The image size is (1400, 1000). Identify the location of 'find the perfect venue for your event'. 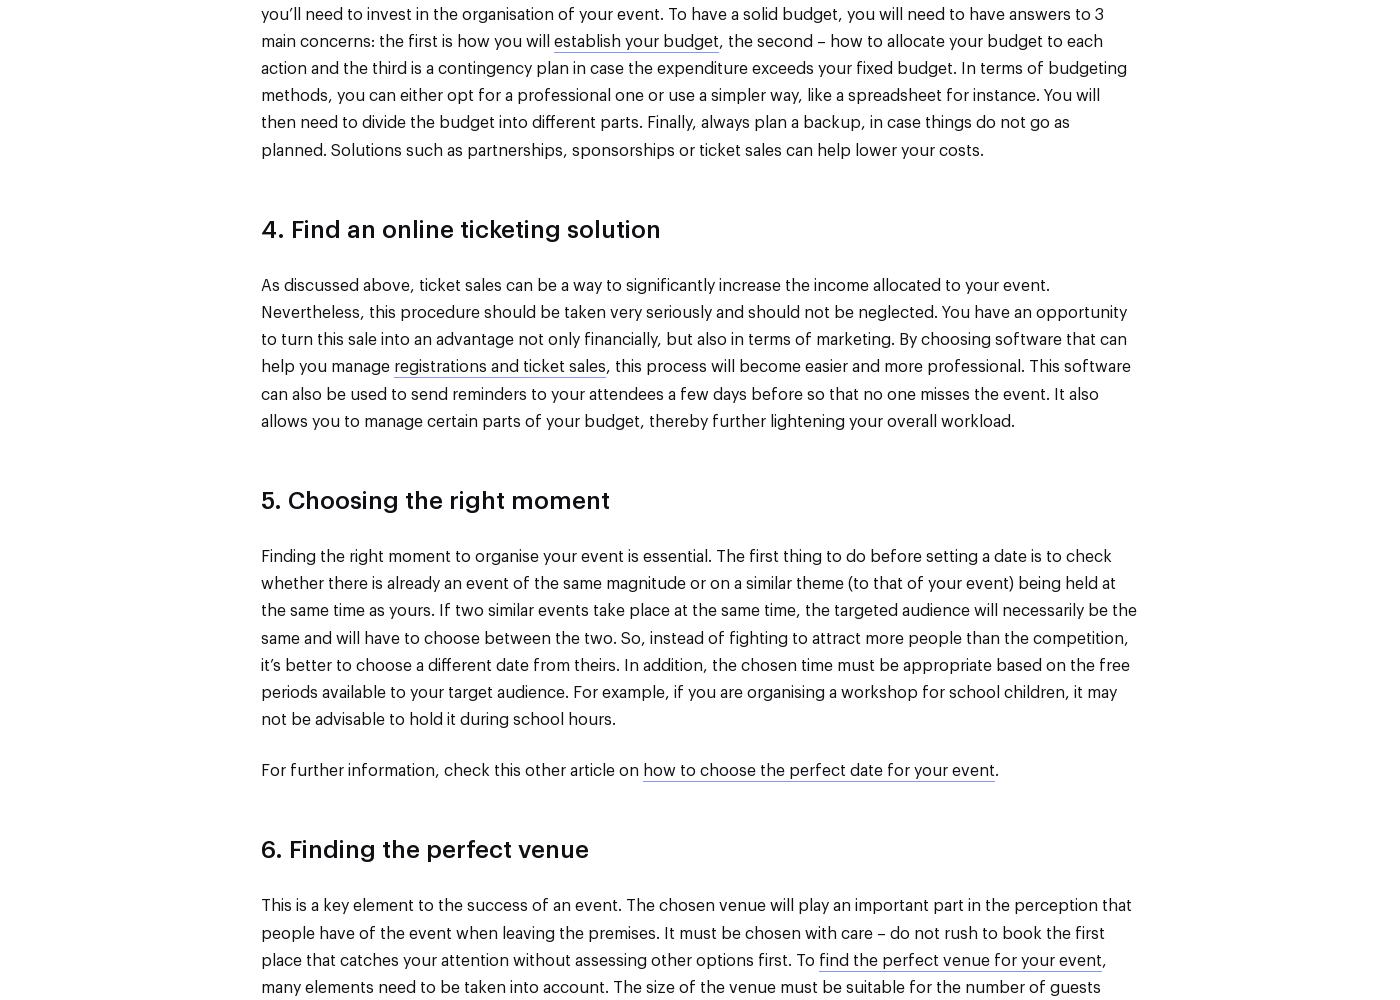
(960, 959).